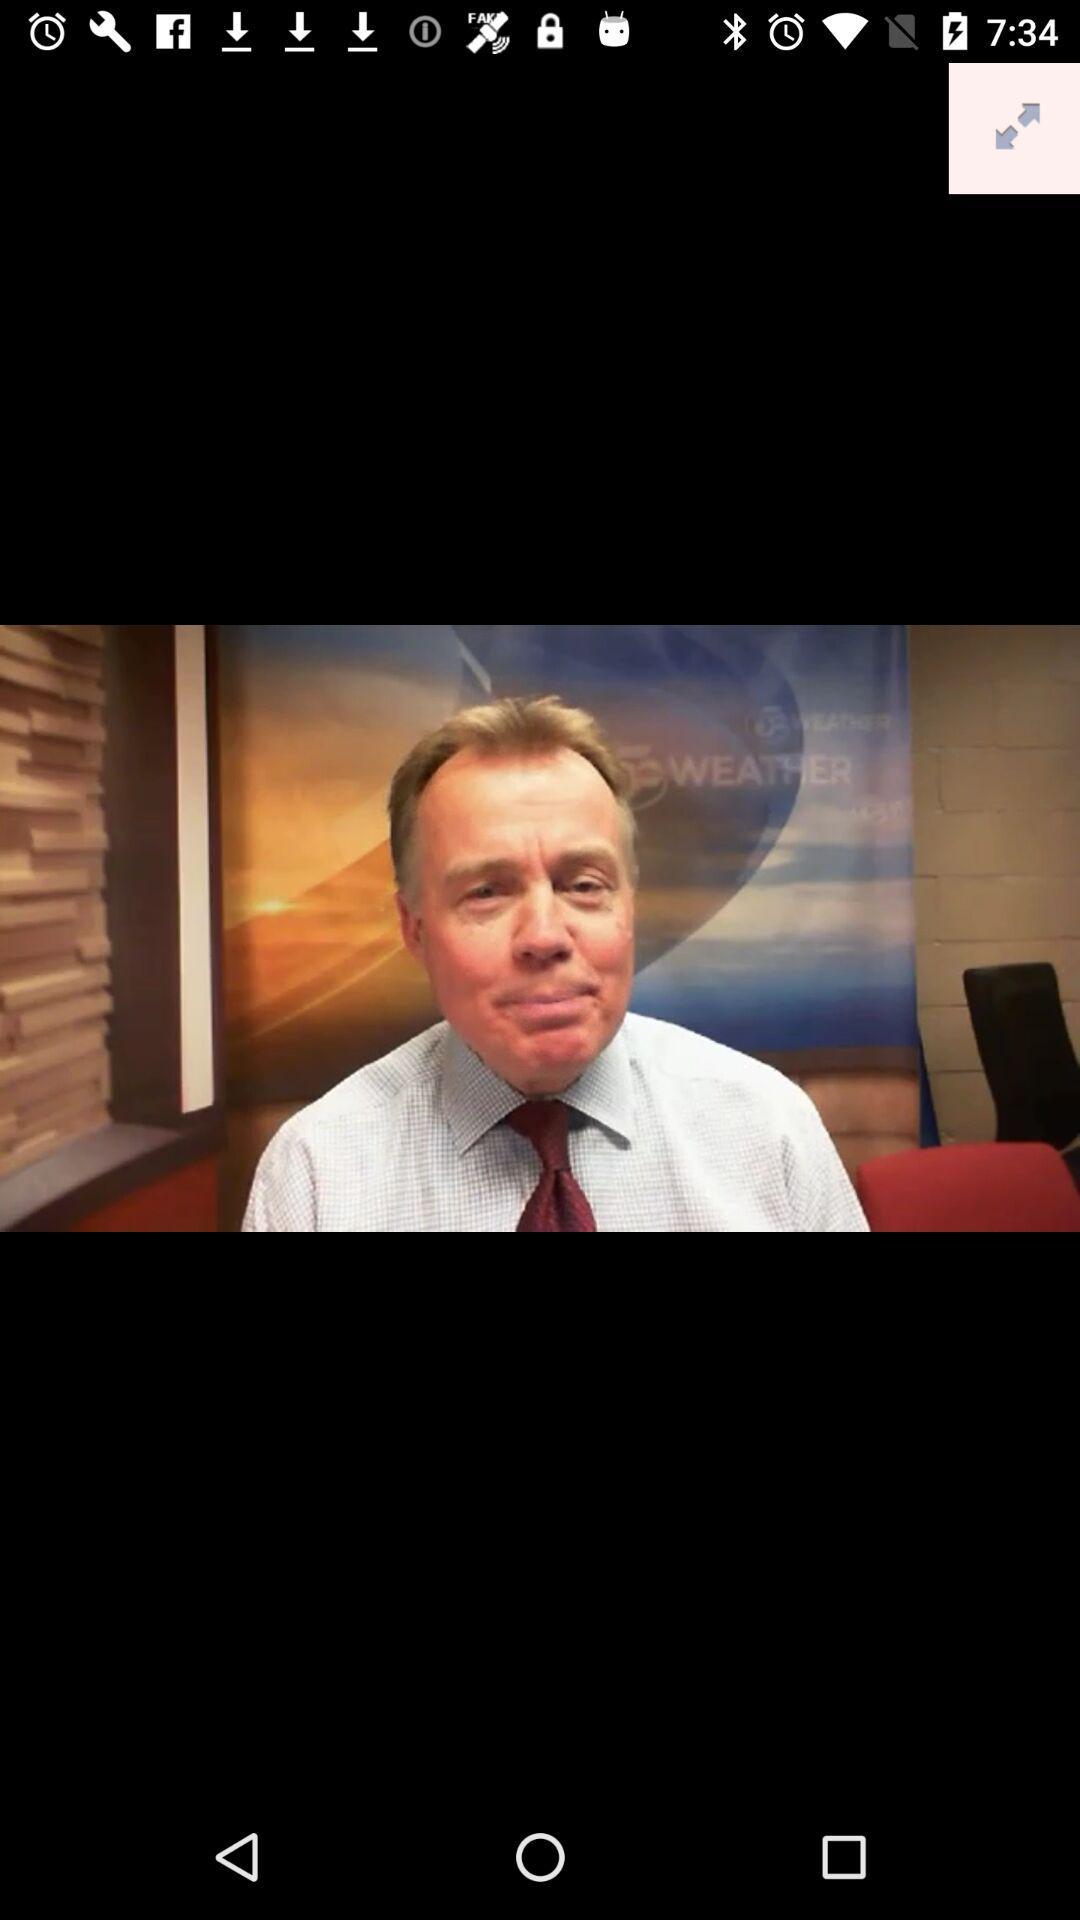 Image resolution: width=1080 pixels, height=1920 pixels. I want to click on the fullscreen icon, so click(1014, 127).